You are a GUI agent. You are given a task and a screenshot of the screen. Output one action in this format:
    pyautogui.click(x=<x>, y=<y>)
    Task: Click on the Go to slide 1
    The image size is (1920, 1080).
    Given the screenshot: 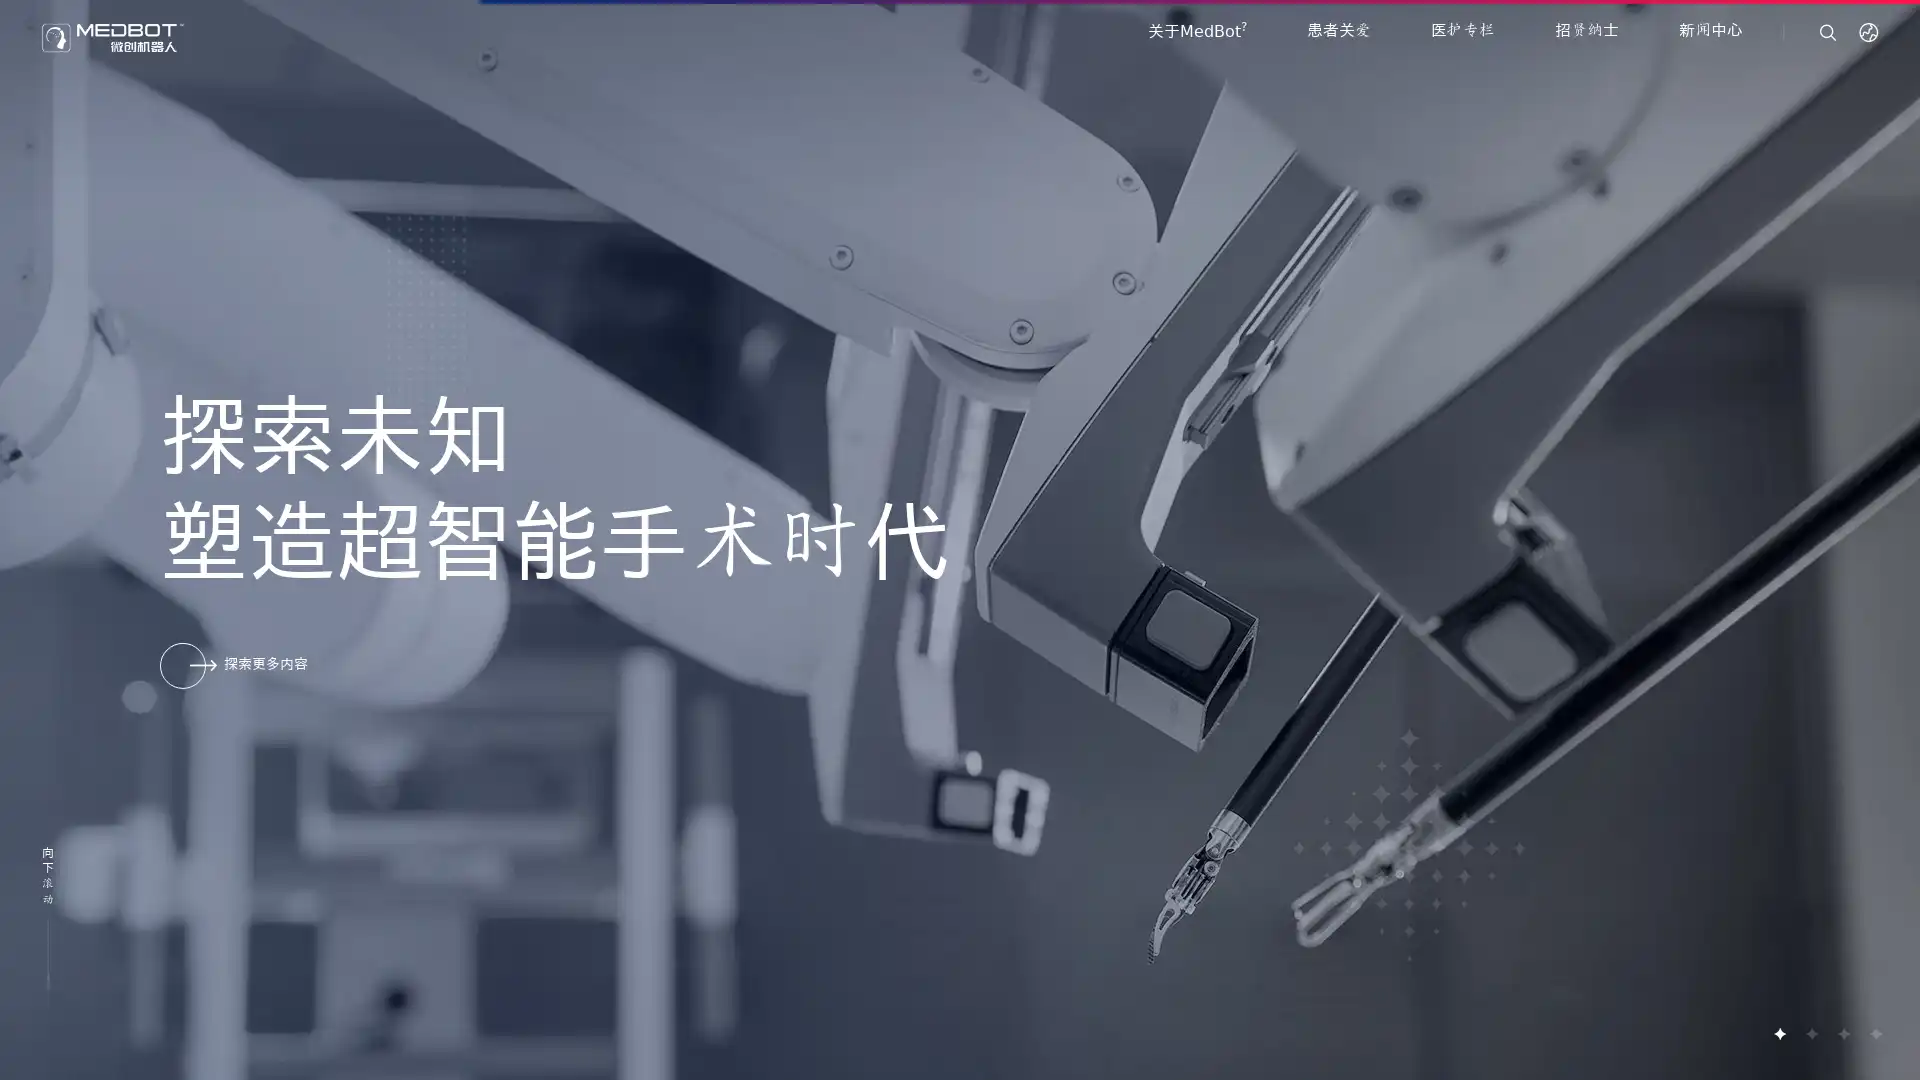 What is the action you would take?
    pyautogui.click(x=1779, y=1033)
    